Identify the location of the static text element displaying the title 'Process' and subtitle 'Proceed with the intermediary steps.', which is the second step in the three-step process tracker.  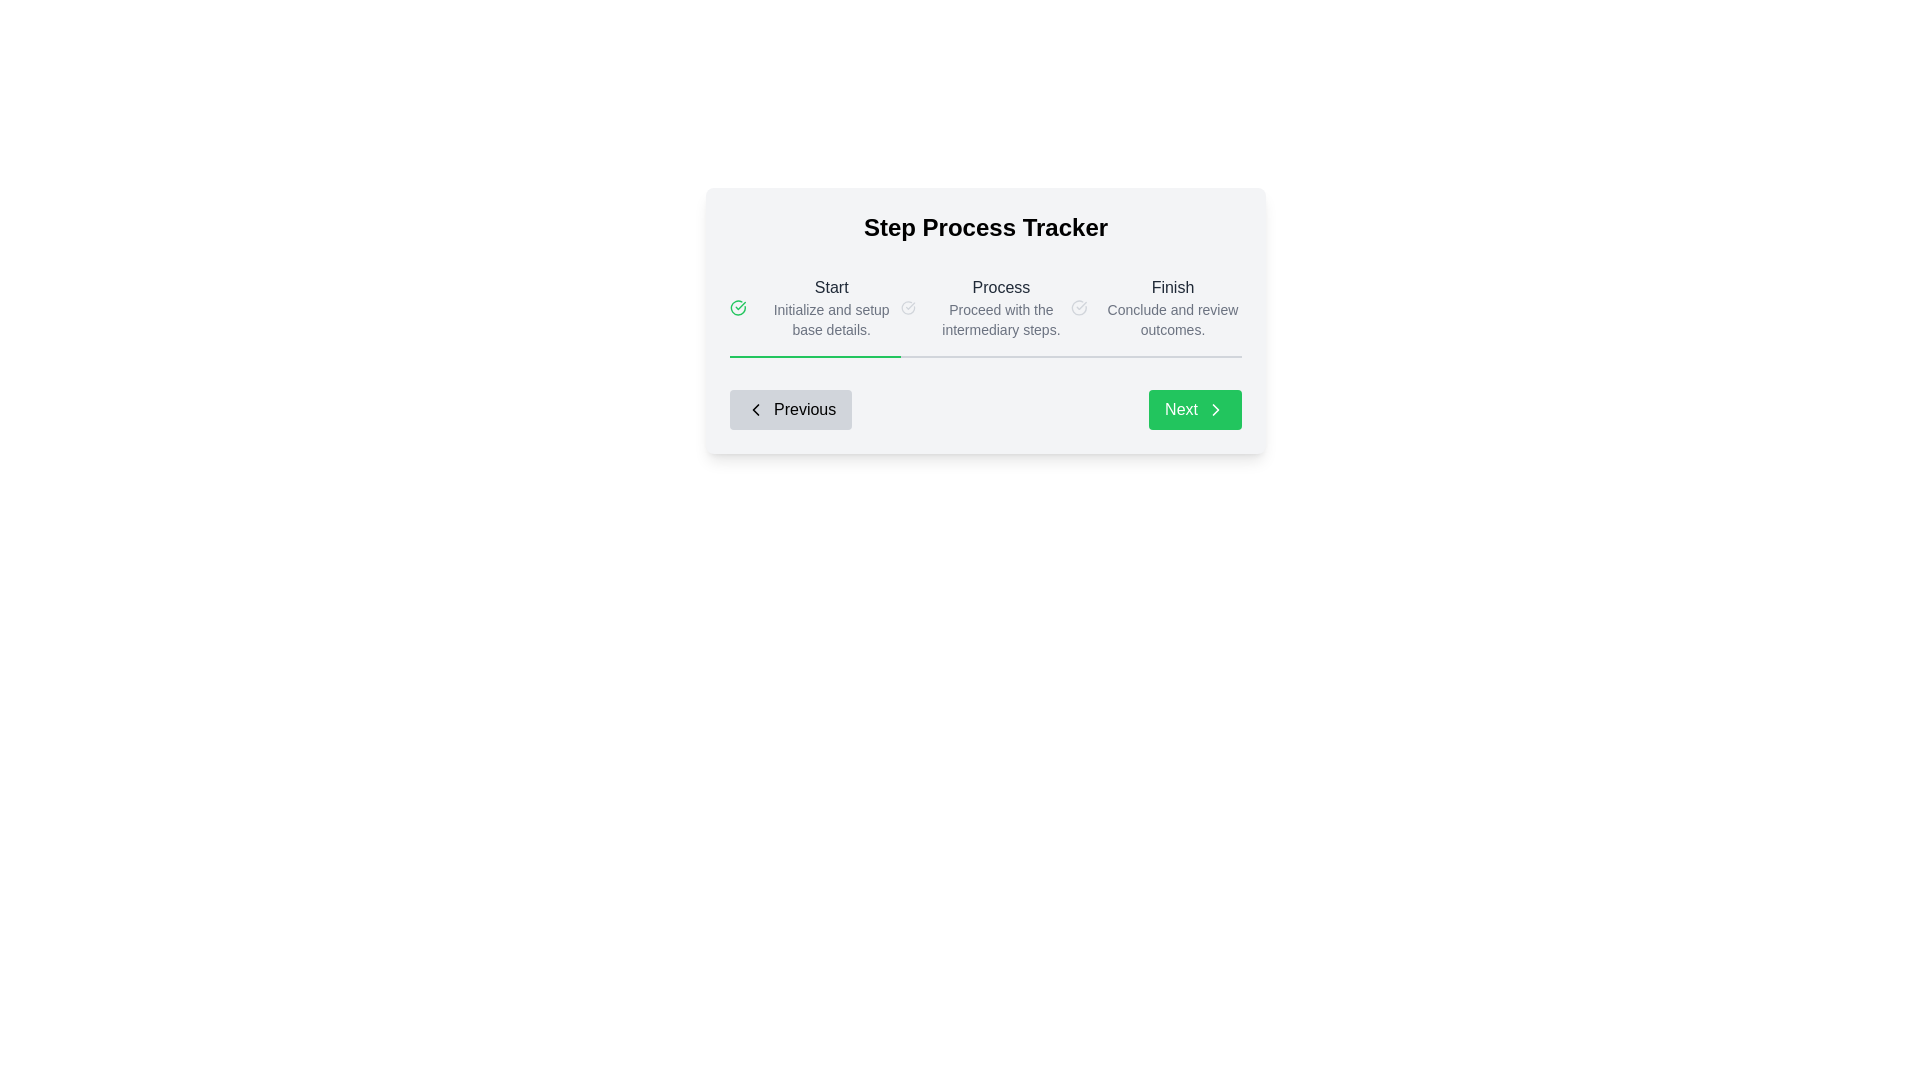
(1001, 308).